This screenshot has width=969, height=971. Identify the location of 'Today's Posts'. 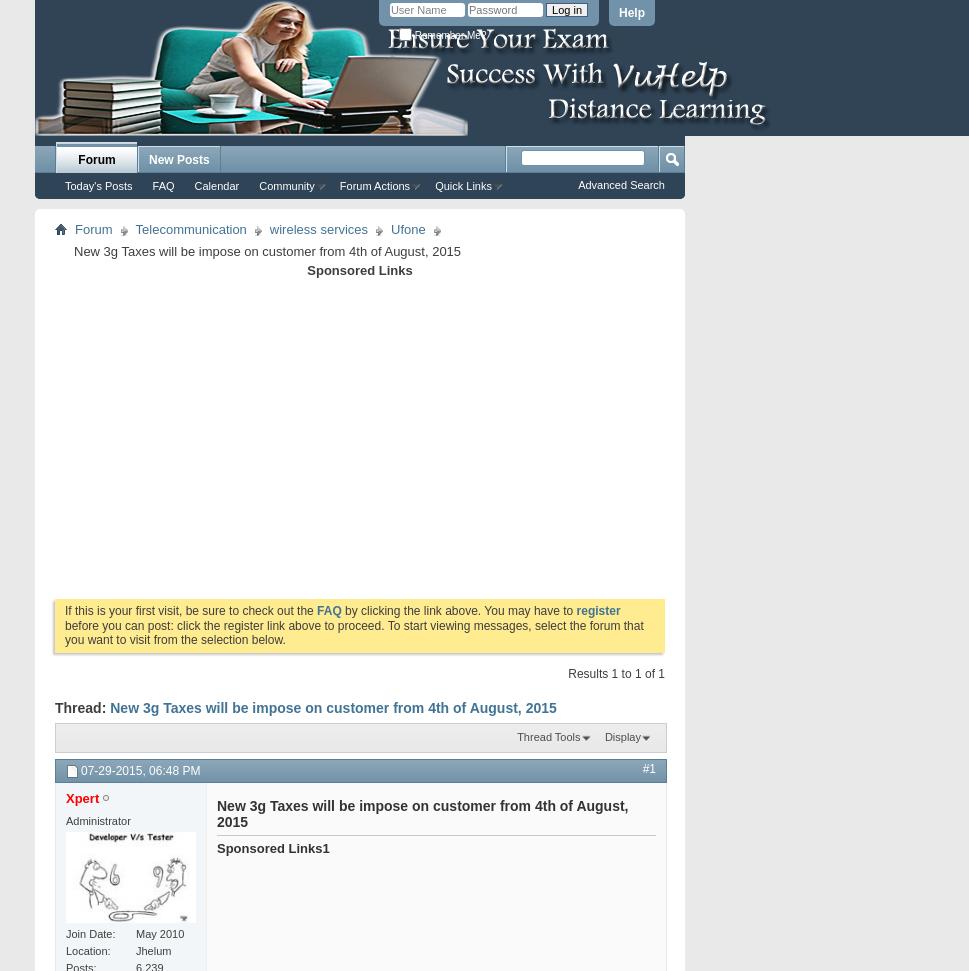
(98, 185).